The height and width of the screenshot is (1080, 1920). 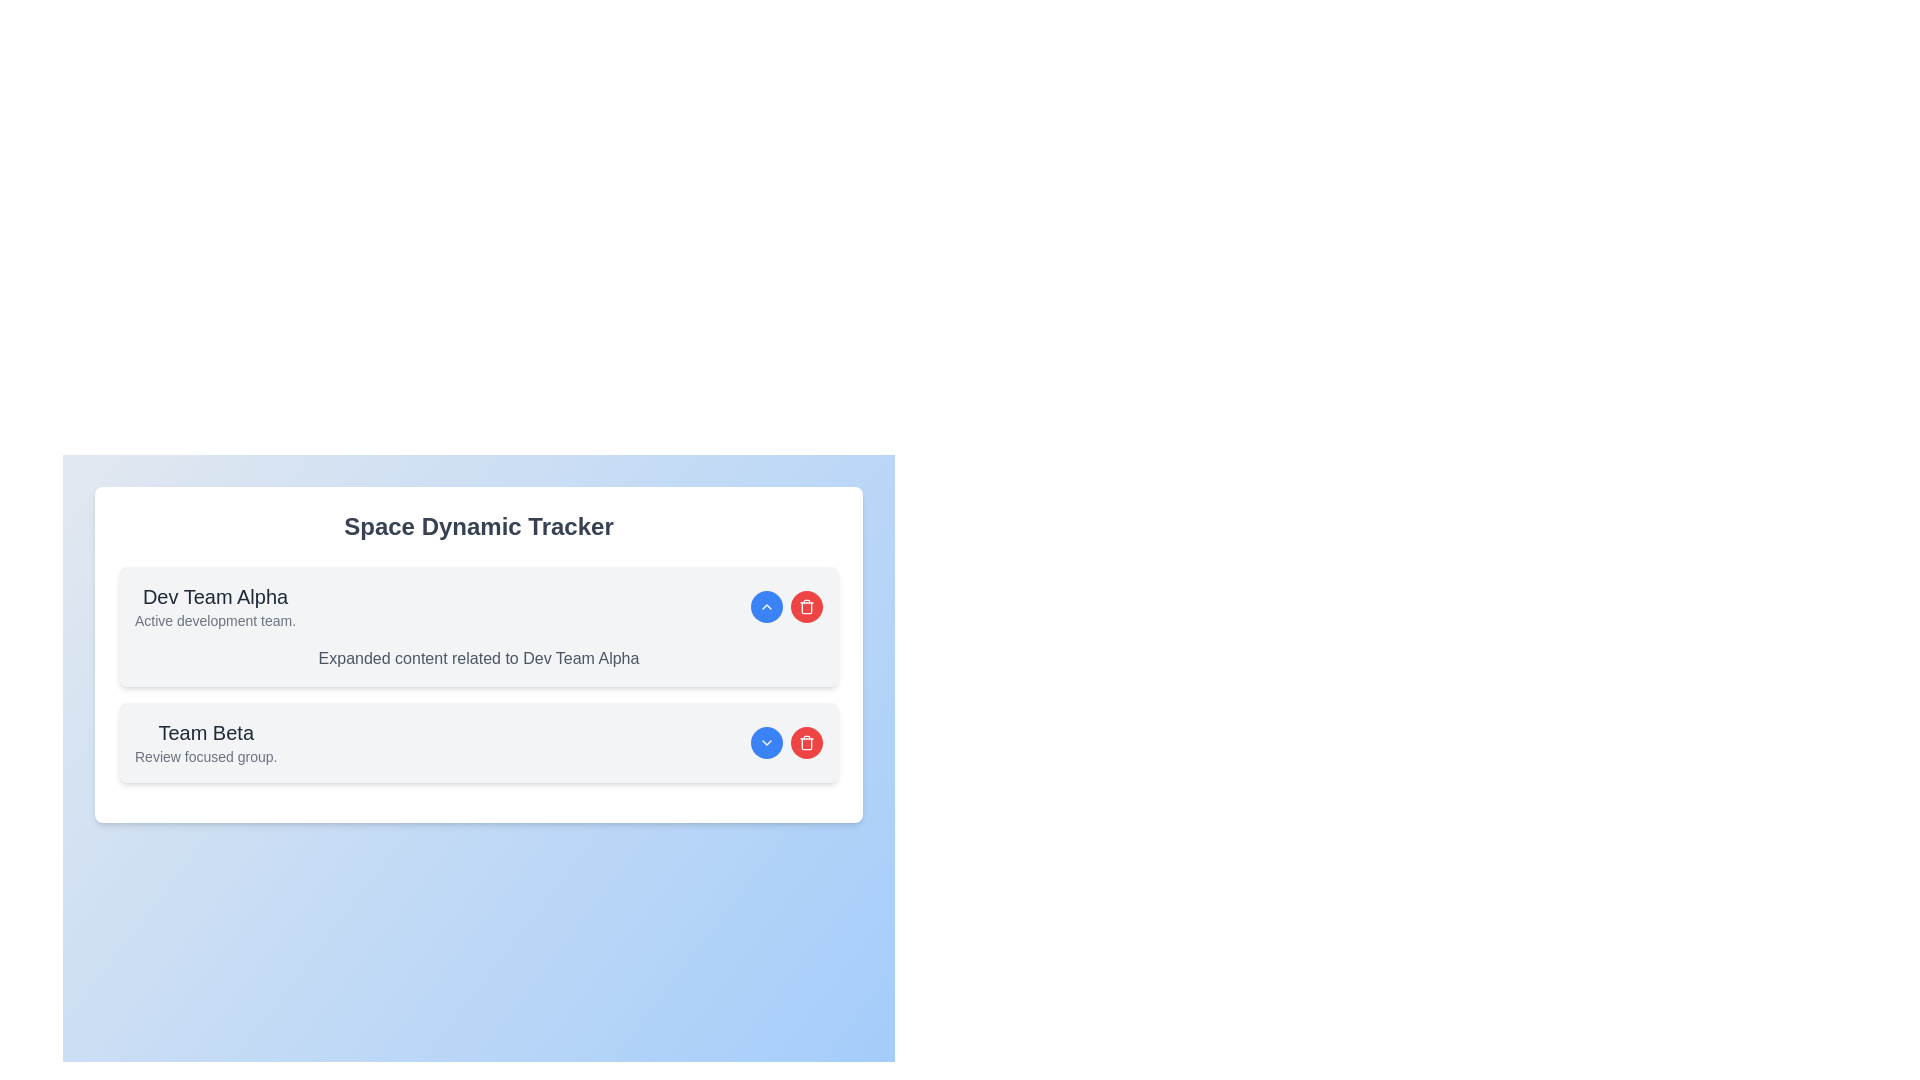 I want to click on the toggle button for 'Team Beta' located in the lower region of the interface, so click(x=766, y=743).